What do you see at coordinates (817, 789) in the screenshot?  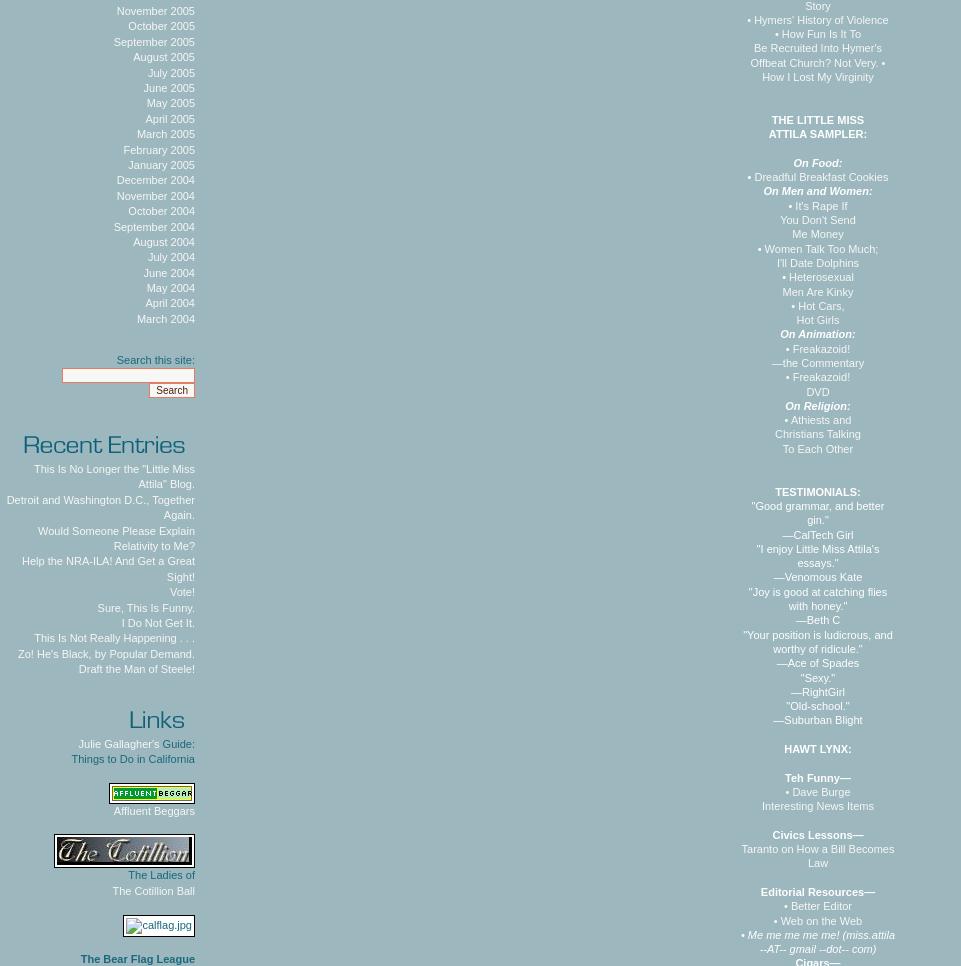 I see `'• Dave Burge'` at bounding box center [817, 789].